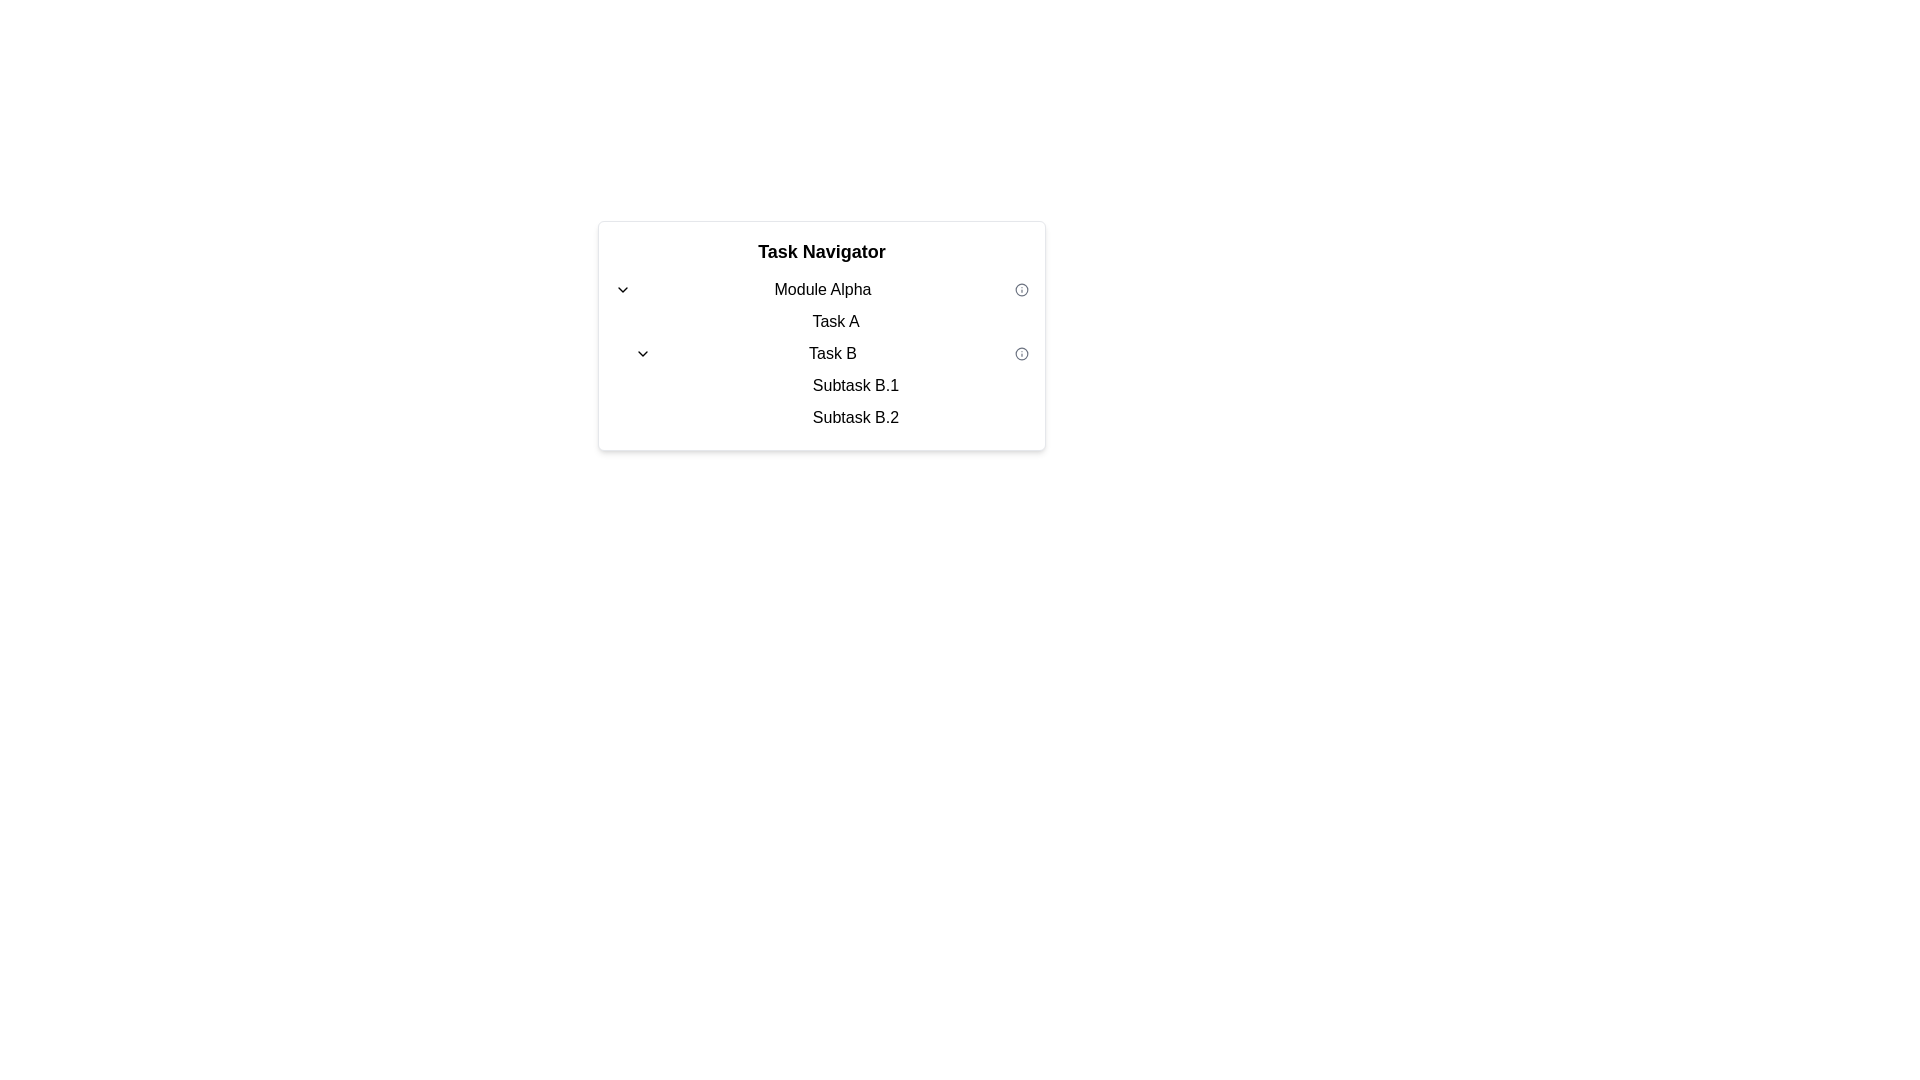 Image resolution: width=1920 pixels, height=1080 pixels. What do you see at coordinates (822, 289) in the screenshot?
I see `the 'Module Alpha' text label in the navigation menu, which is positioned to the right of the chevron-down icon and is the first item in the collapsible menu group under 'Task Navigator'` at bounding box center [822, 289].